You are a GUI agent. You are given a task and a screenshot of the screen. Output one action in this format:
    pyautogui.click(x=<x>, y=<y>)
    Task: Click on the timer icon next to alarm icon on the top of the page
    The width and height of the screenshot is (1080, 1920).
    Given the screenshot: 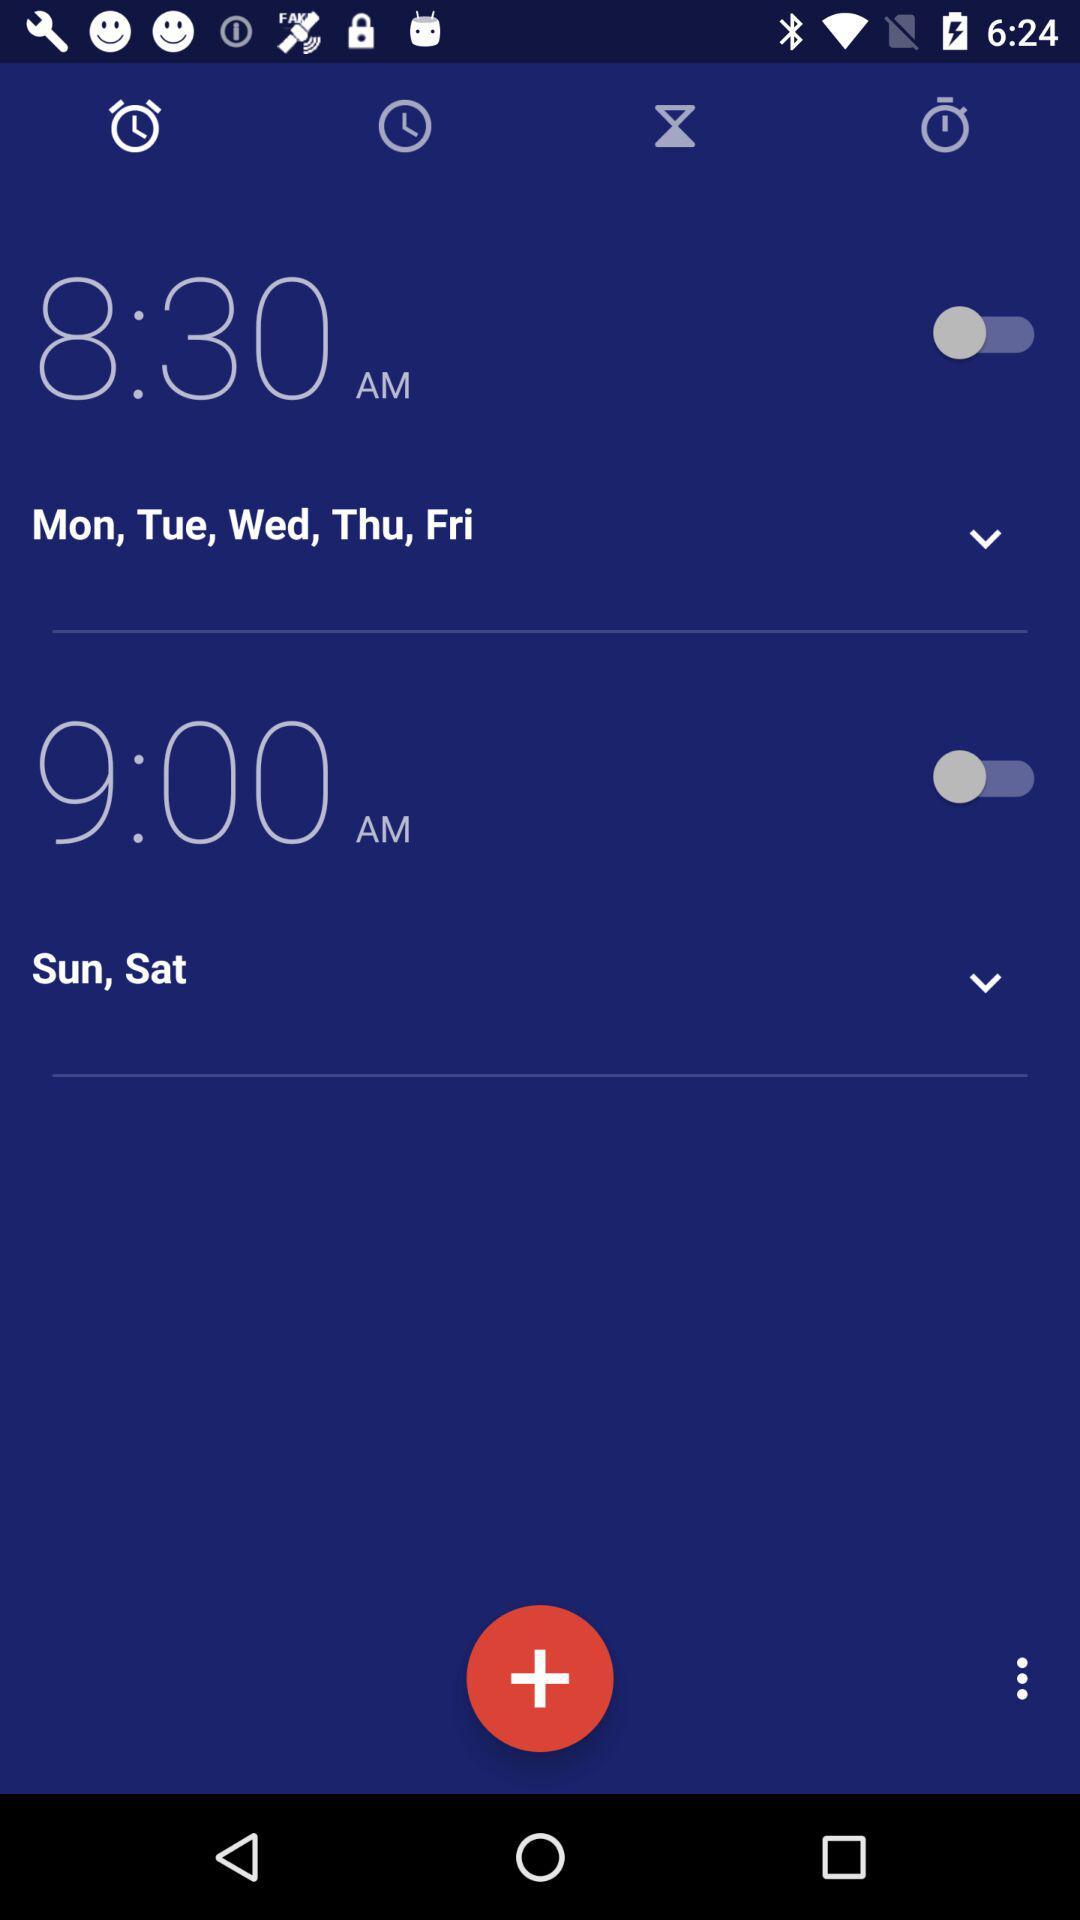 What is the action you would take?
    pyautogui.click(x=405, y=125)
    